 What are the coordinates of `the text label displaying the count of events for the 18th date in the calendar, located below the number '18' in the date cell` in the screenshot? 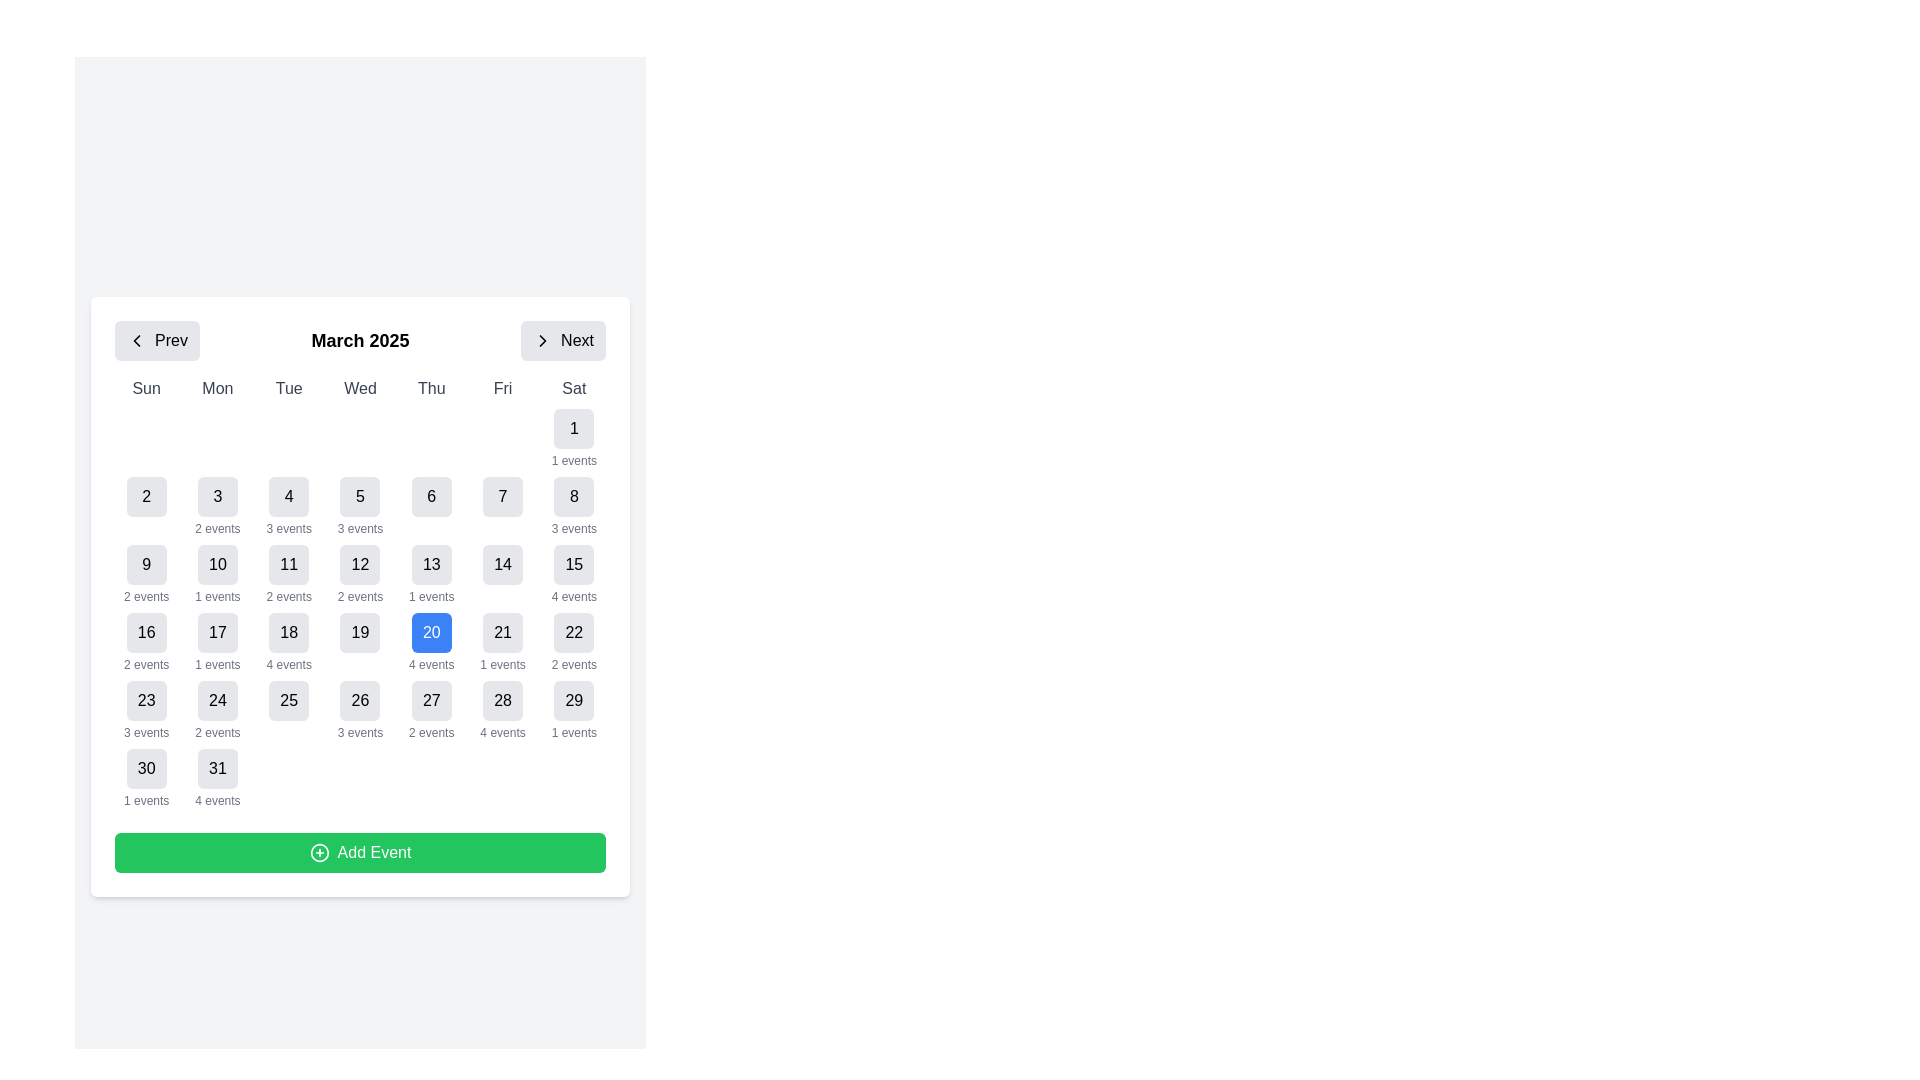 It's located at (288, 664).